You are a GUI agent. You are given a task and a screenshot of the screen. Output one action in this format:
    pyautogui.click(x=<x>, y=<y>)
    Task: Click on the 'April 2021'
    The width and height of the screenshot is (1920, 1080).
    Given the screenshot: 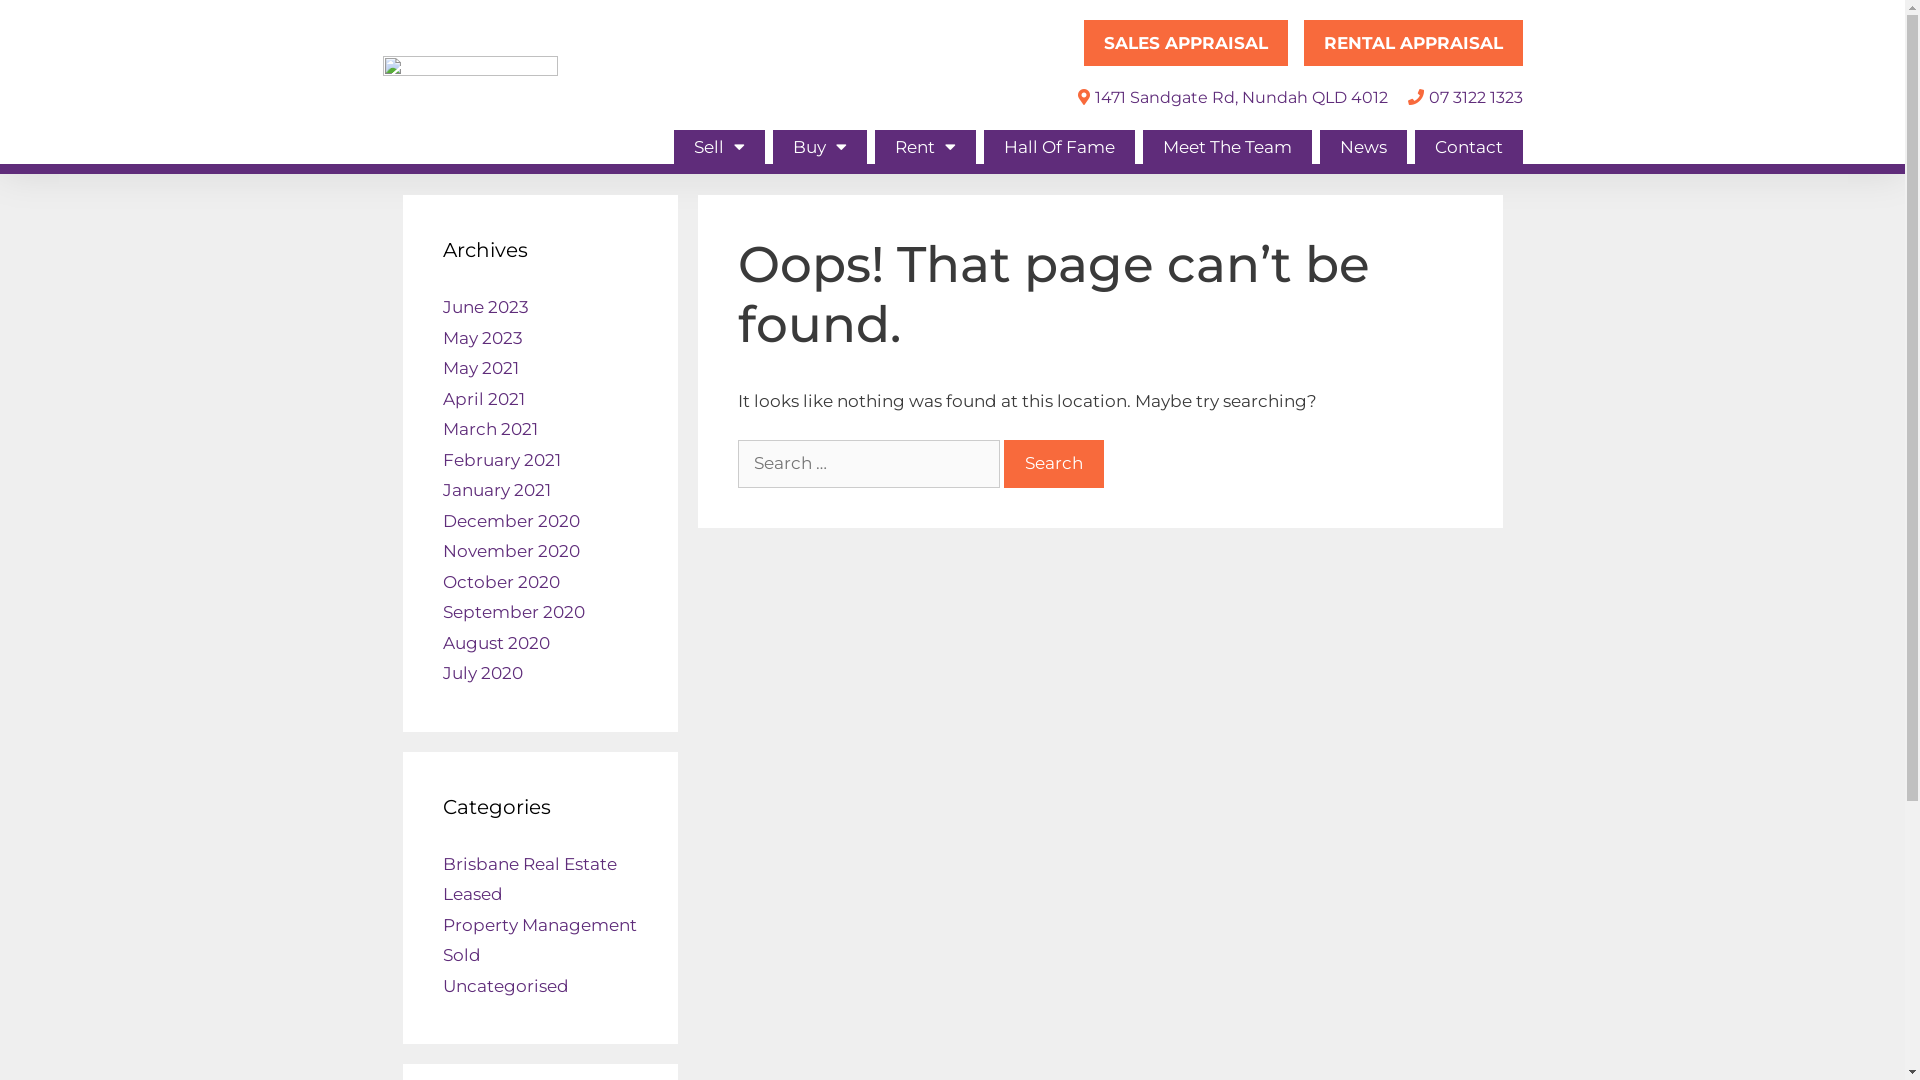 What is the action you would take?
    pyautogui.click(x=483, y=397)
    